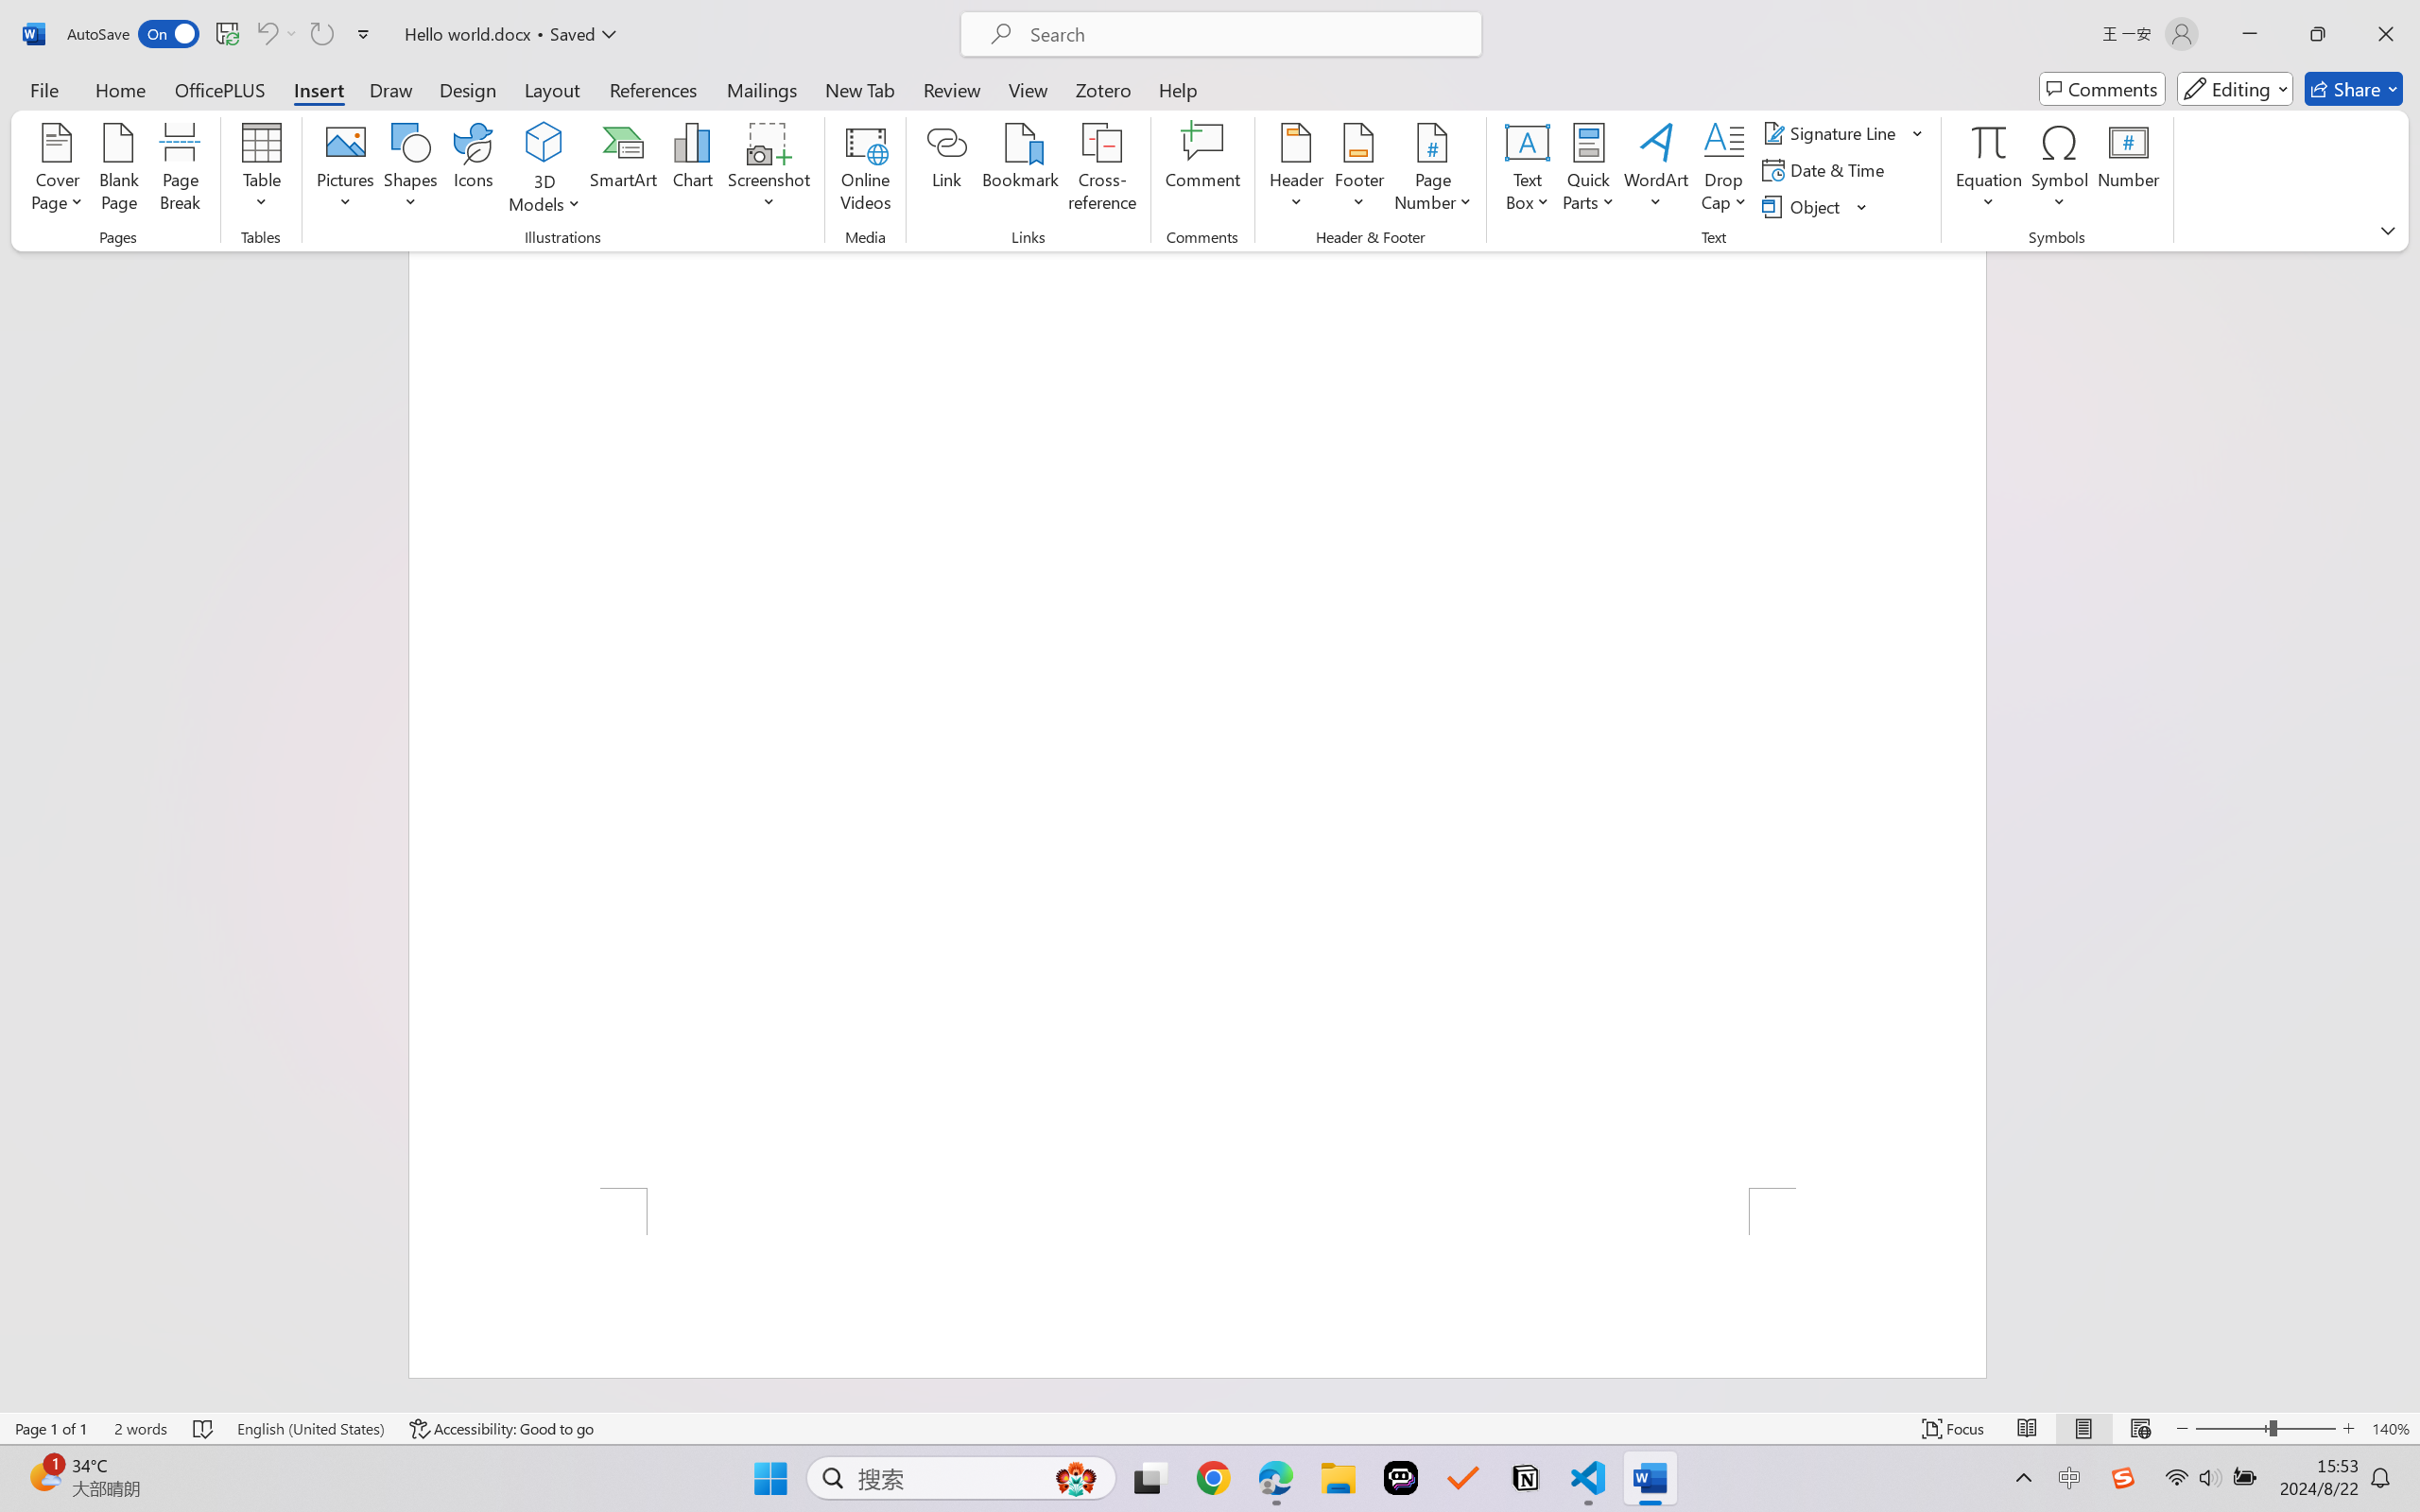  I want to click on 'Zoom', so click(2266, 1428).